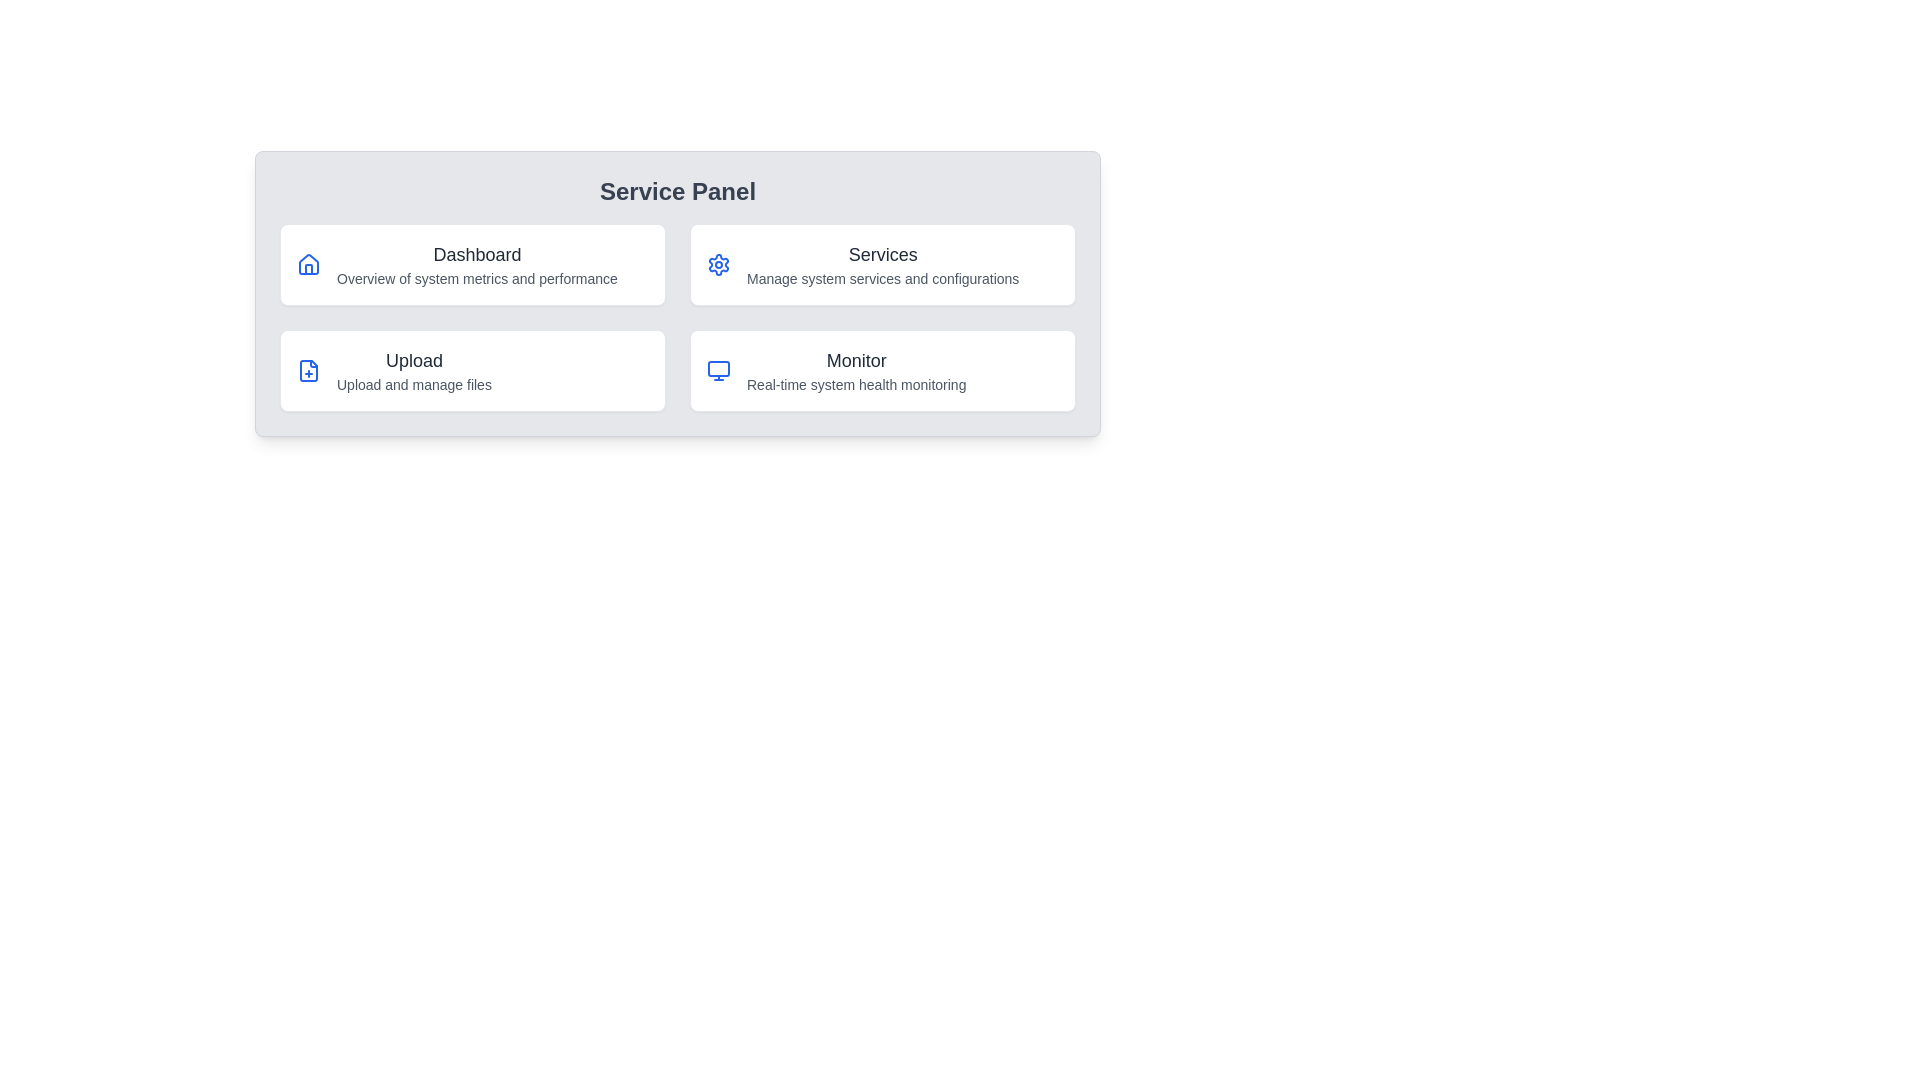  Describe the element at coordinates (719, 369) in the screenshot. I see `the decorative graphical element styled as a monitor icon, which is part of the 'Monitor' card in the Service Panel interface` at that location.